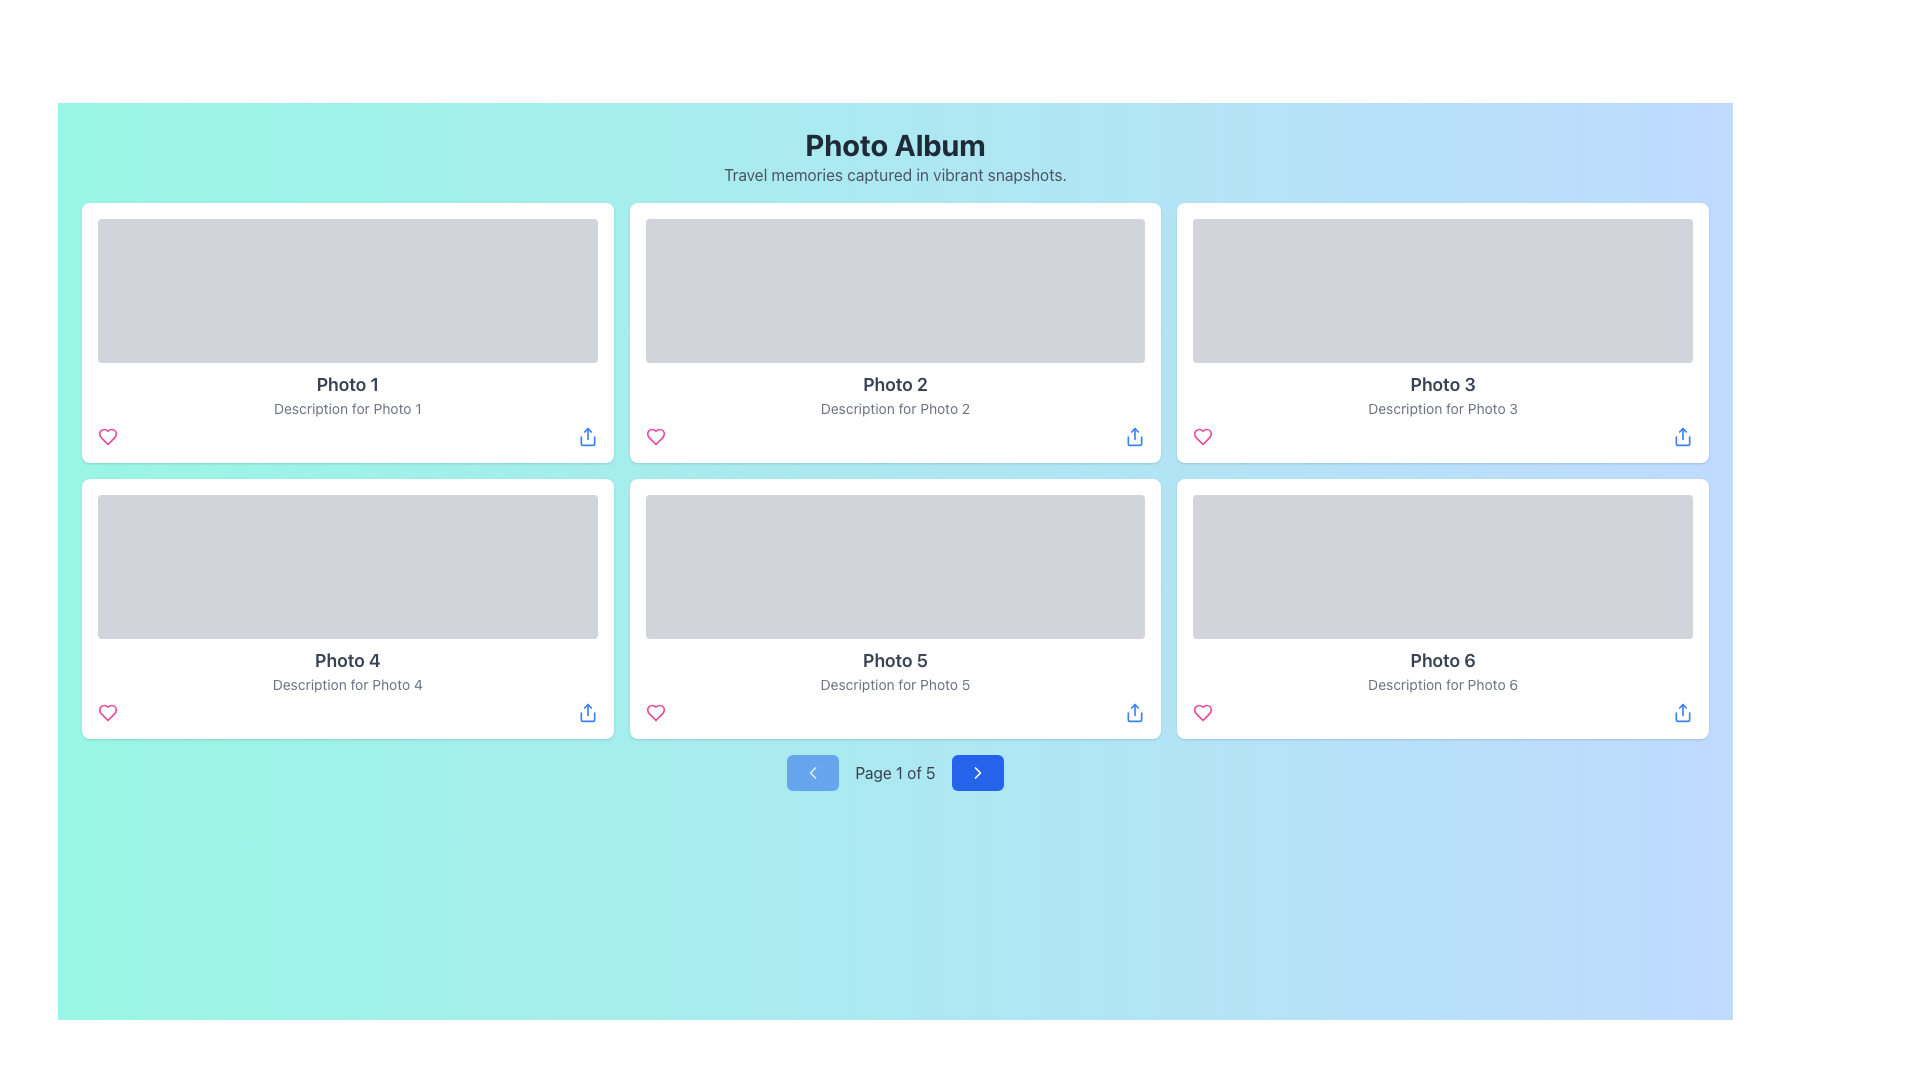 The height and width of the screenshot is (1080, 1920). Describe the element at coordinates (1682, 712) in the screenshot. I see `the share button located at the bottom right corner of the photo grid layout` at that location.